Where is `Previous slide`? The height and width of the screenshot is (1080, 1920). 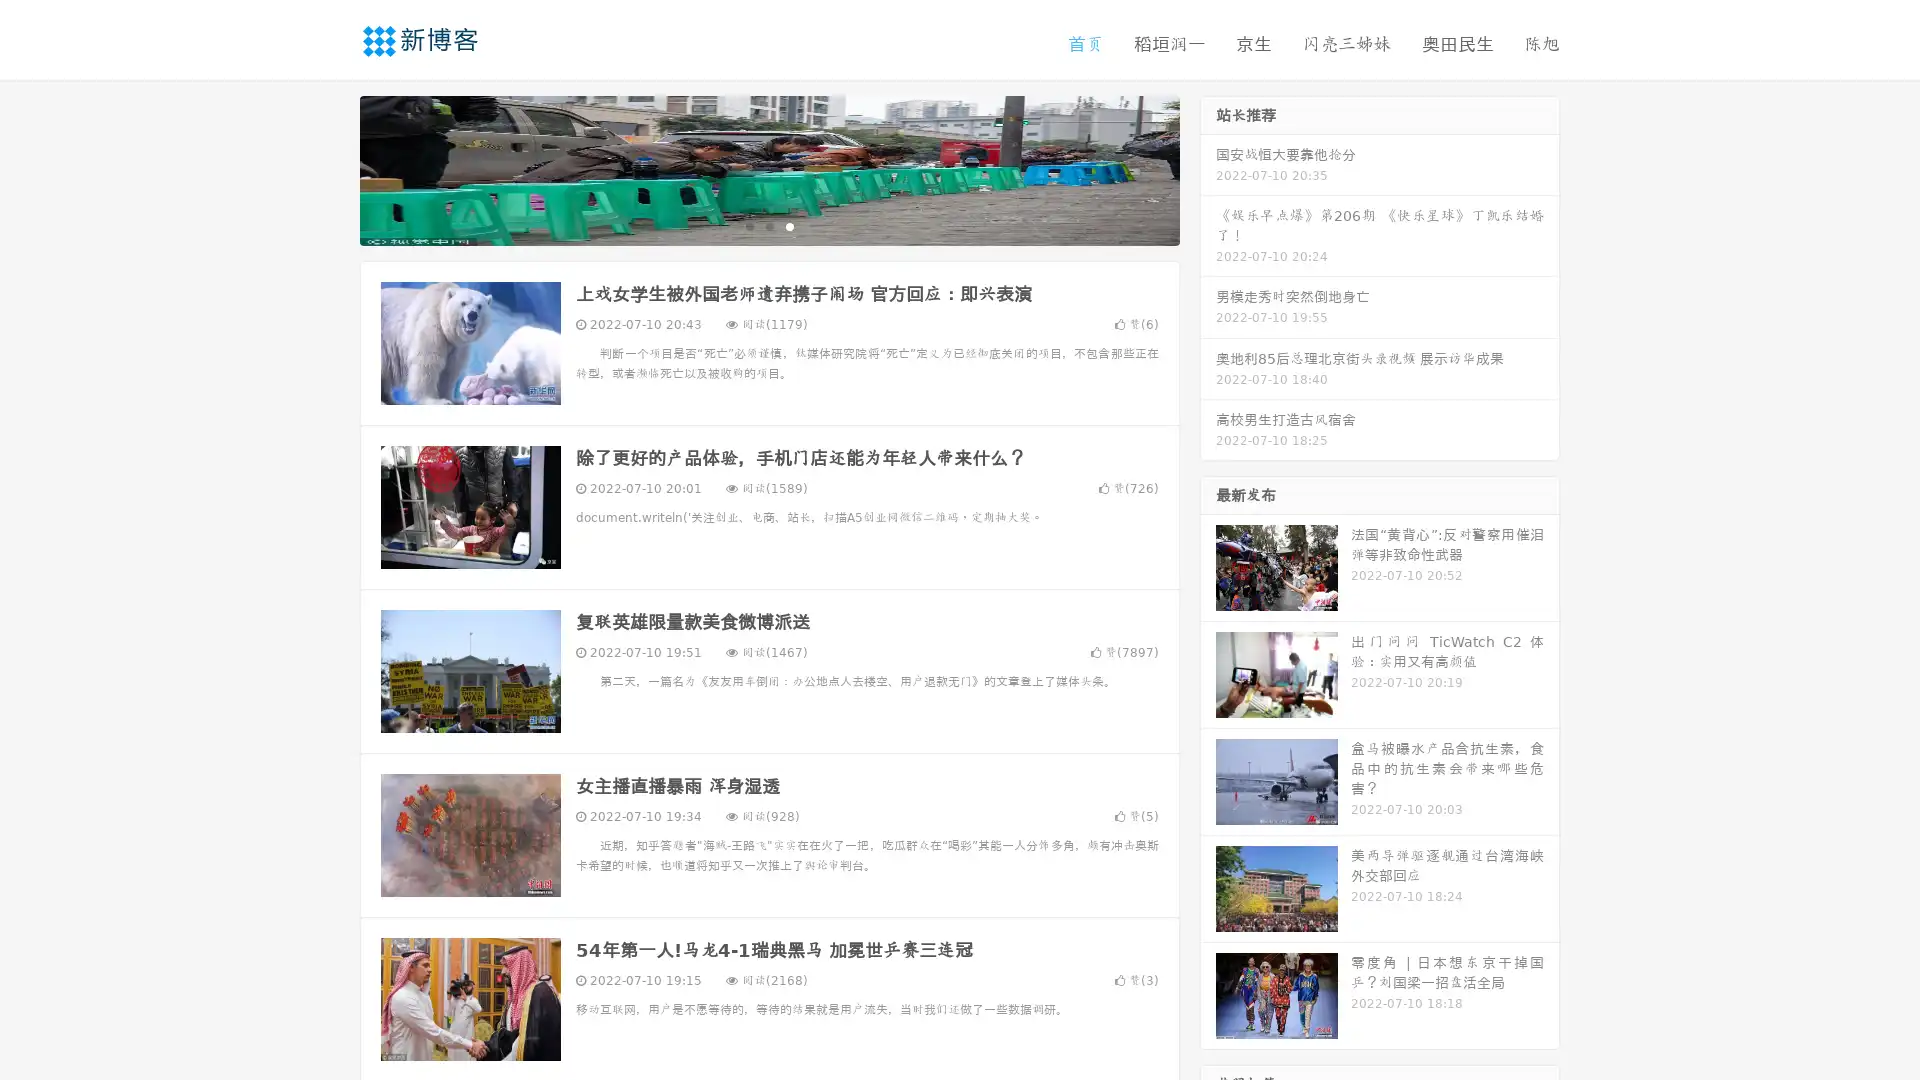 Previous slide is located at coordinates (330, 168).